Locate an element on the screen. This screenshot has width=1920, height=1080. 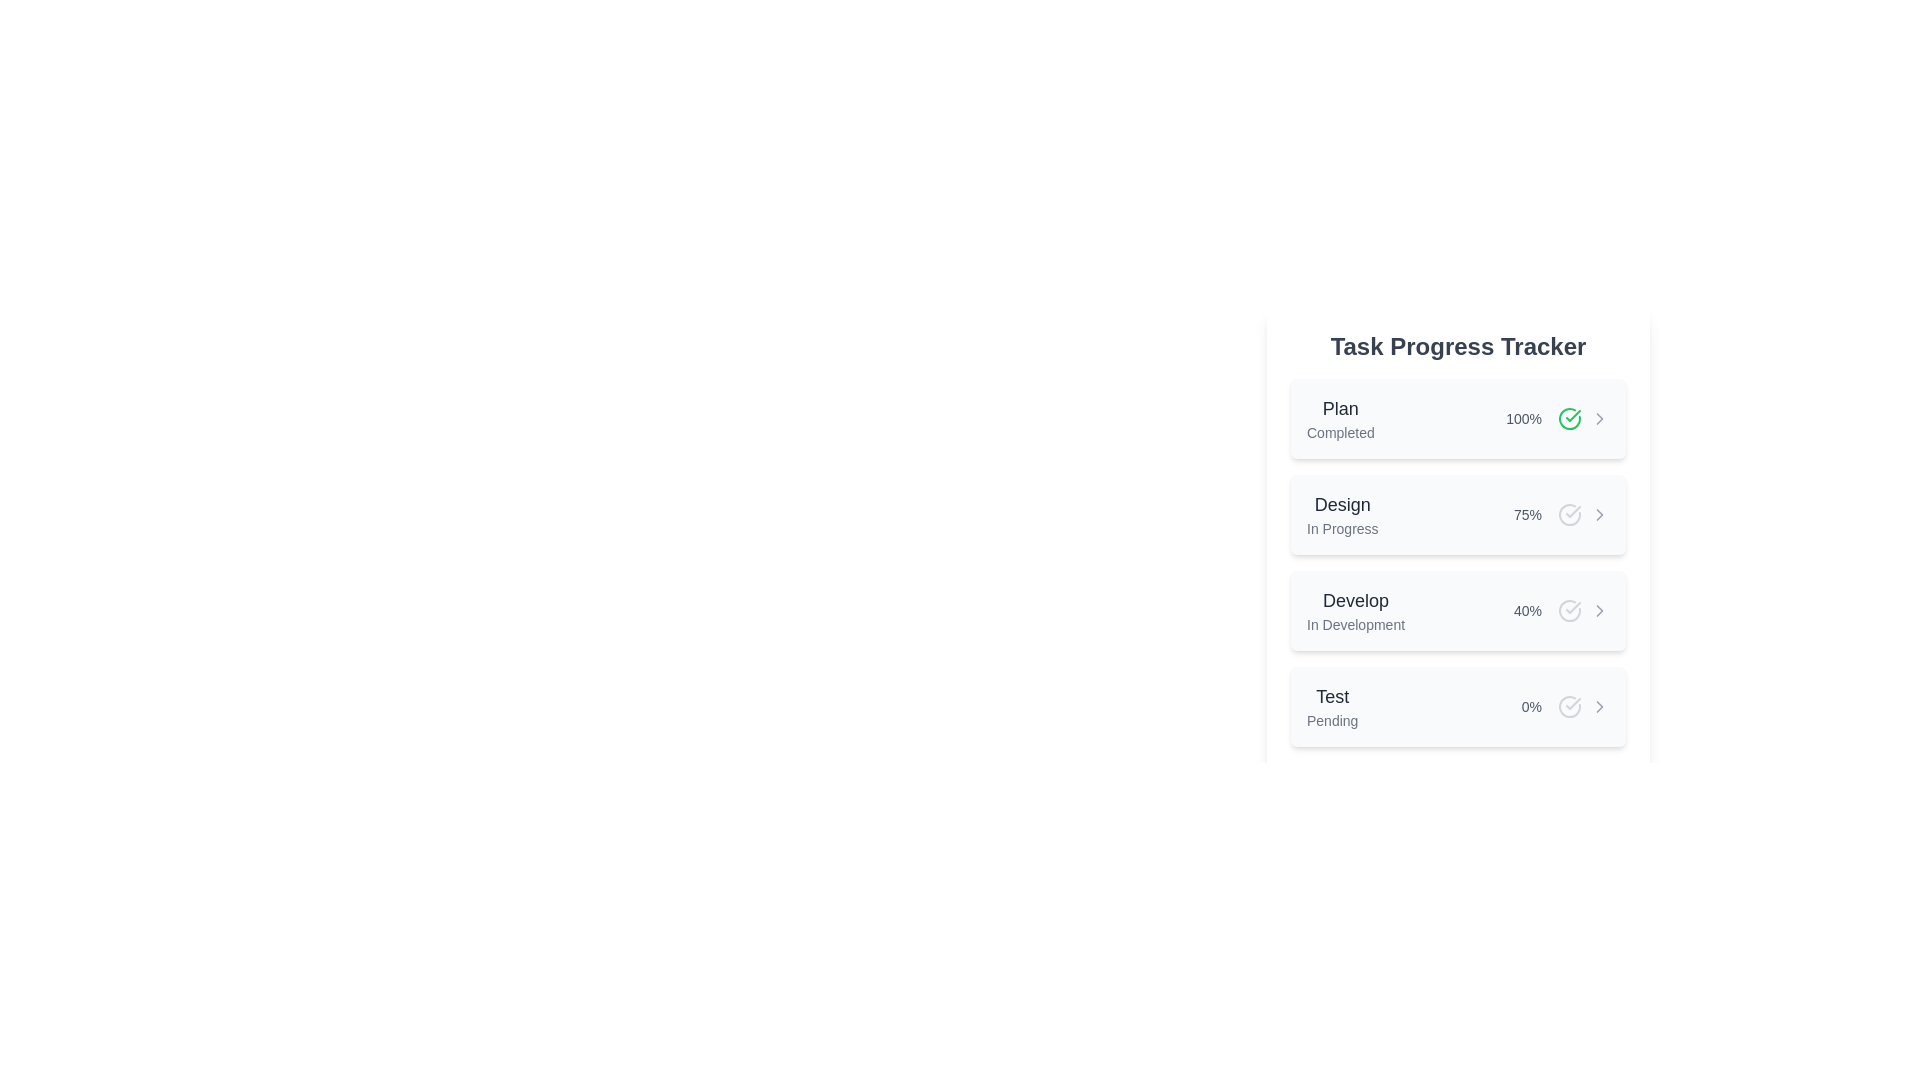
the 'Design' task title label in the 'Task Progress Tracker' interface, which is positioned in the second card above the 'In Progress' status text is located at coordinates (1342, 504).